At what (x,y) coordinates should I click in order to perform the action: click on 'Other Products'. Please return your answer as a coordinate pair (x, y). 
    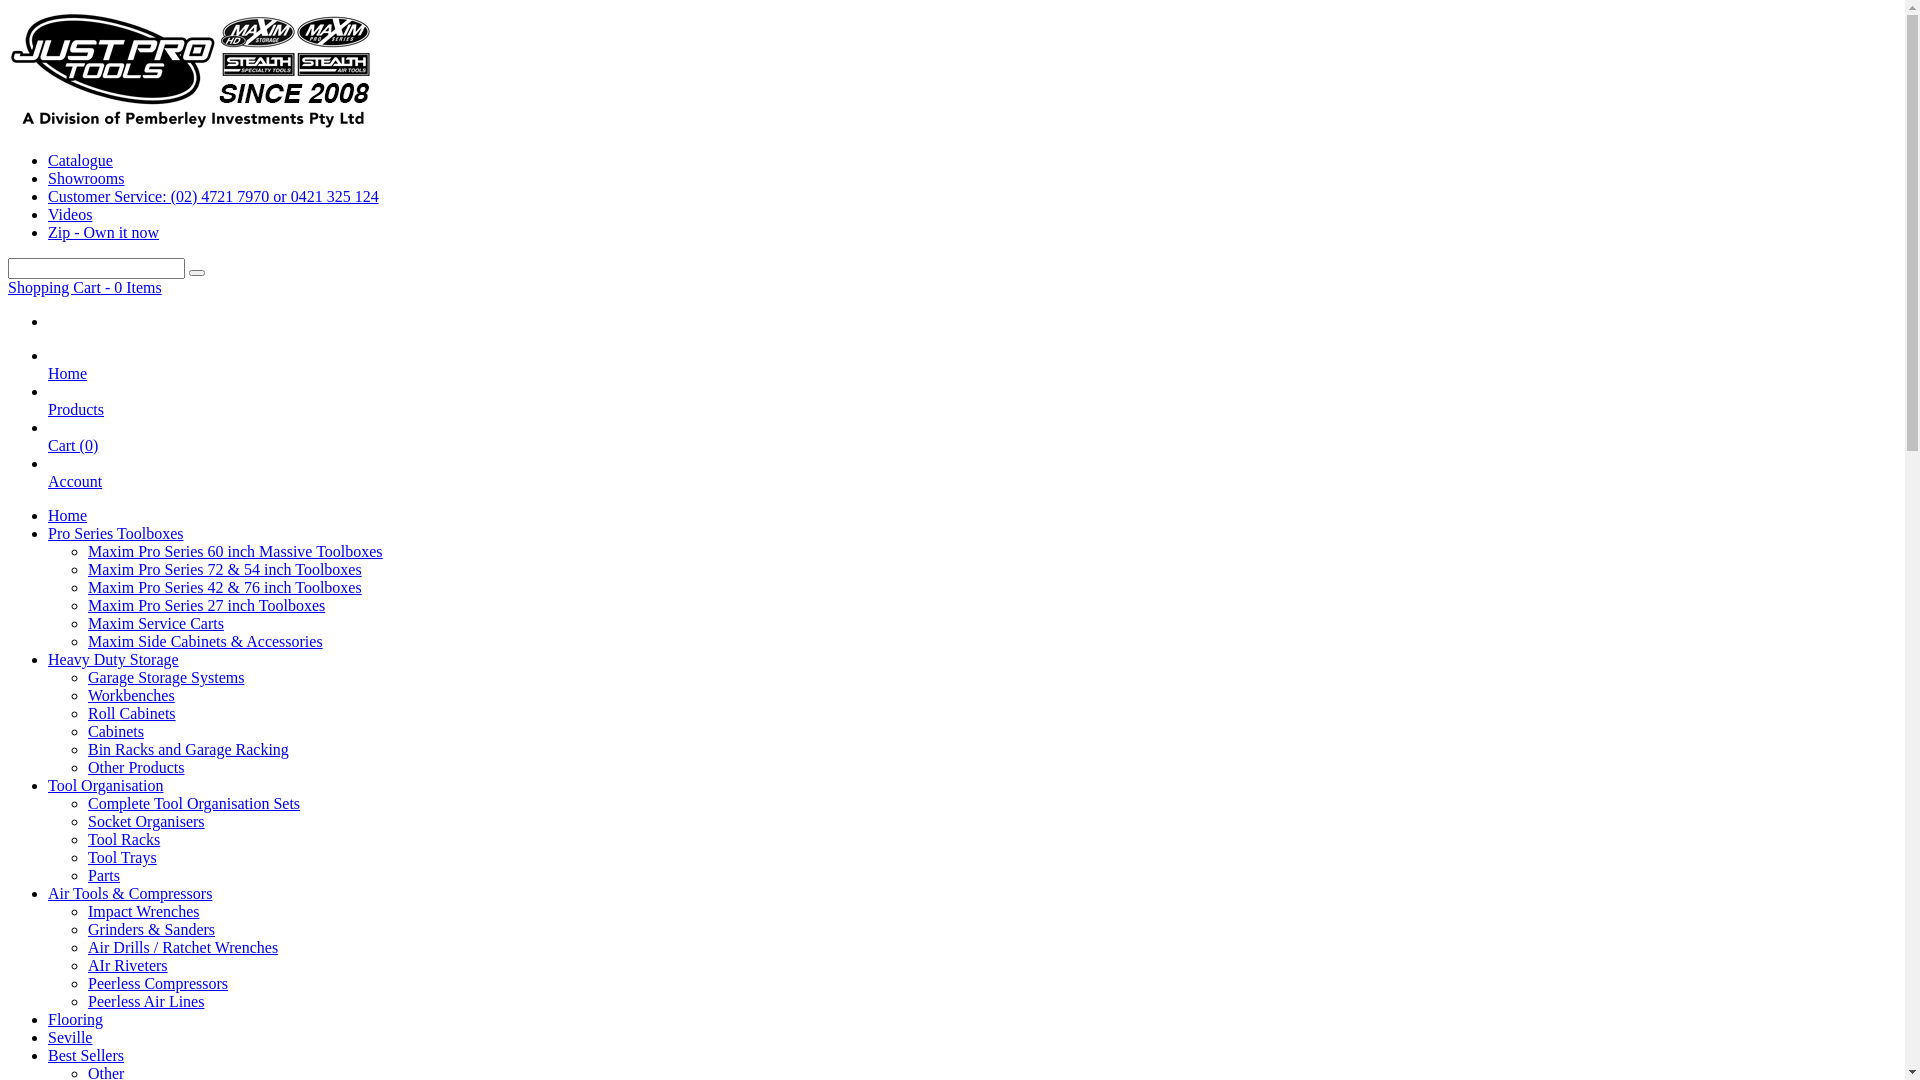
    Looking at the image, I should click on (86, 766).